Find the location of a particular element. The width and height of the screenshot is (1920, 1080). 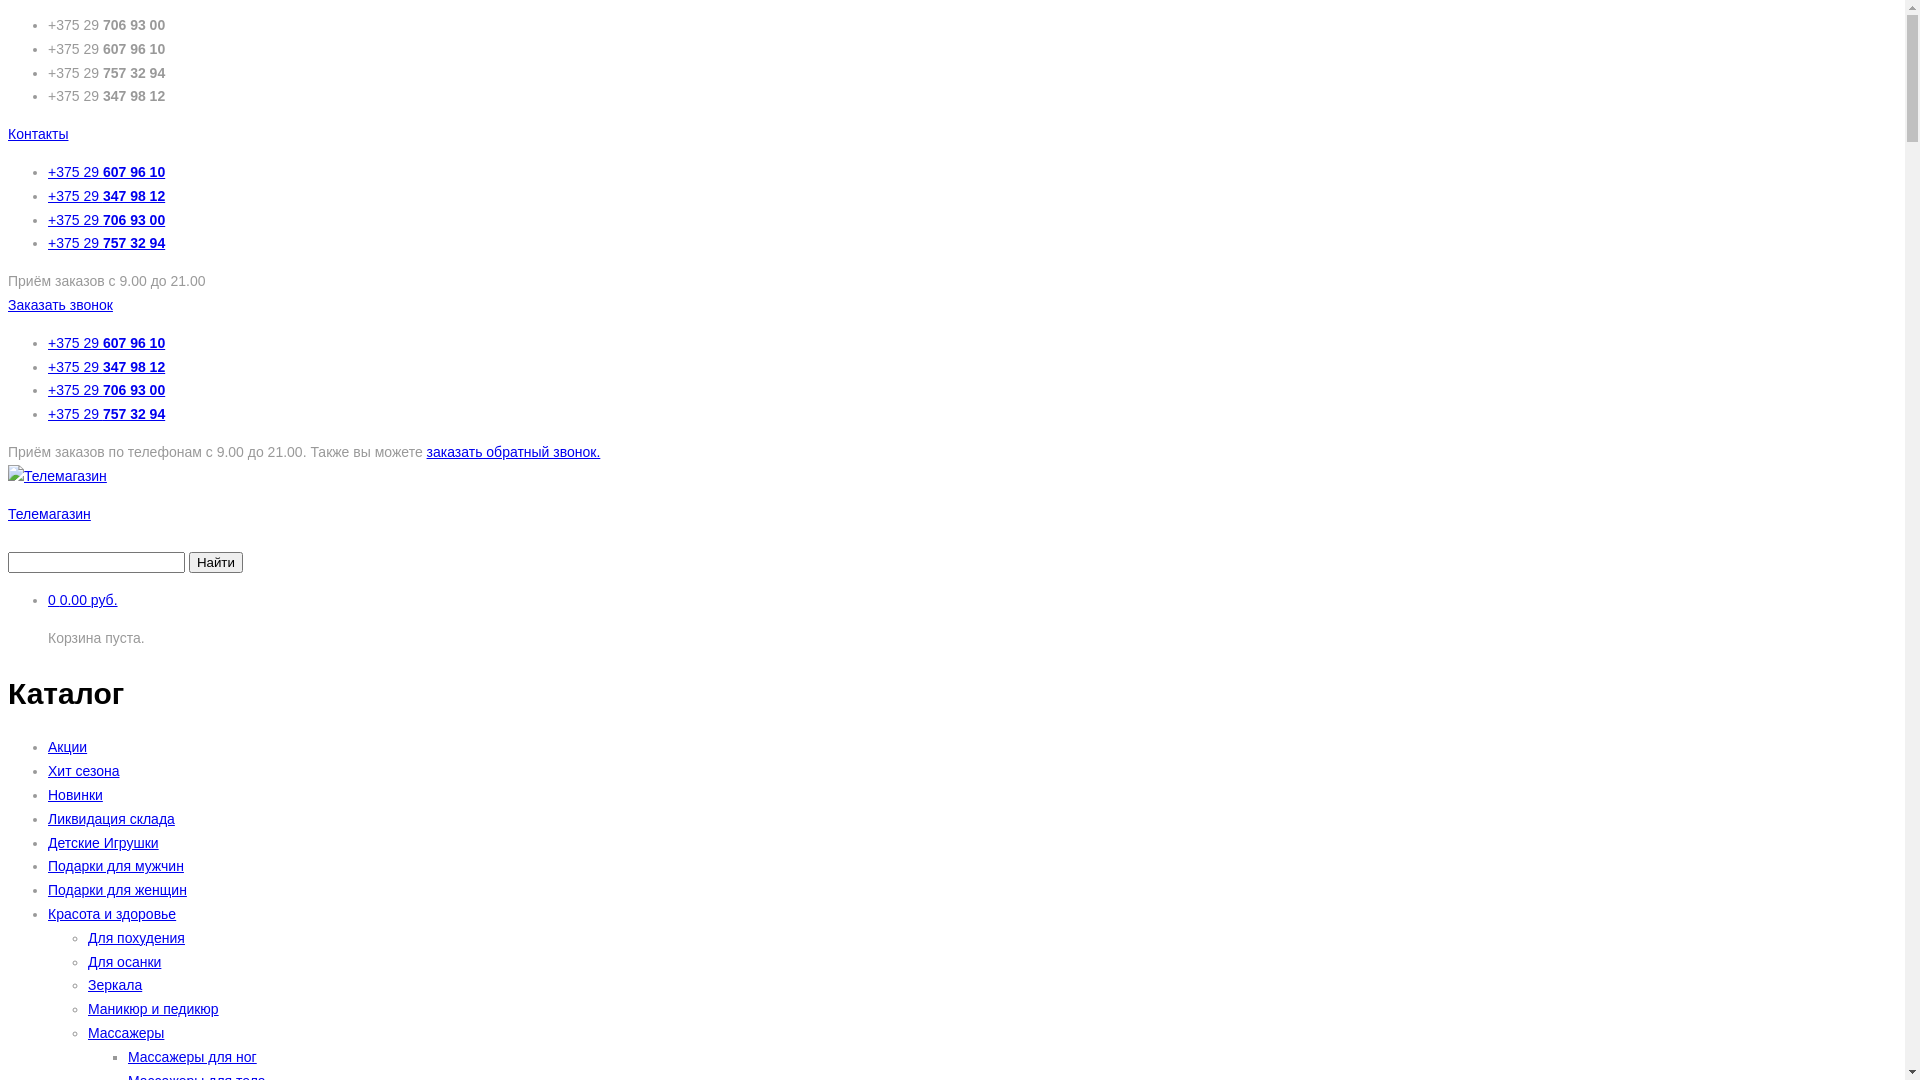

'+375 29 706 93 00' is located at coordinates (105, 389).